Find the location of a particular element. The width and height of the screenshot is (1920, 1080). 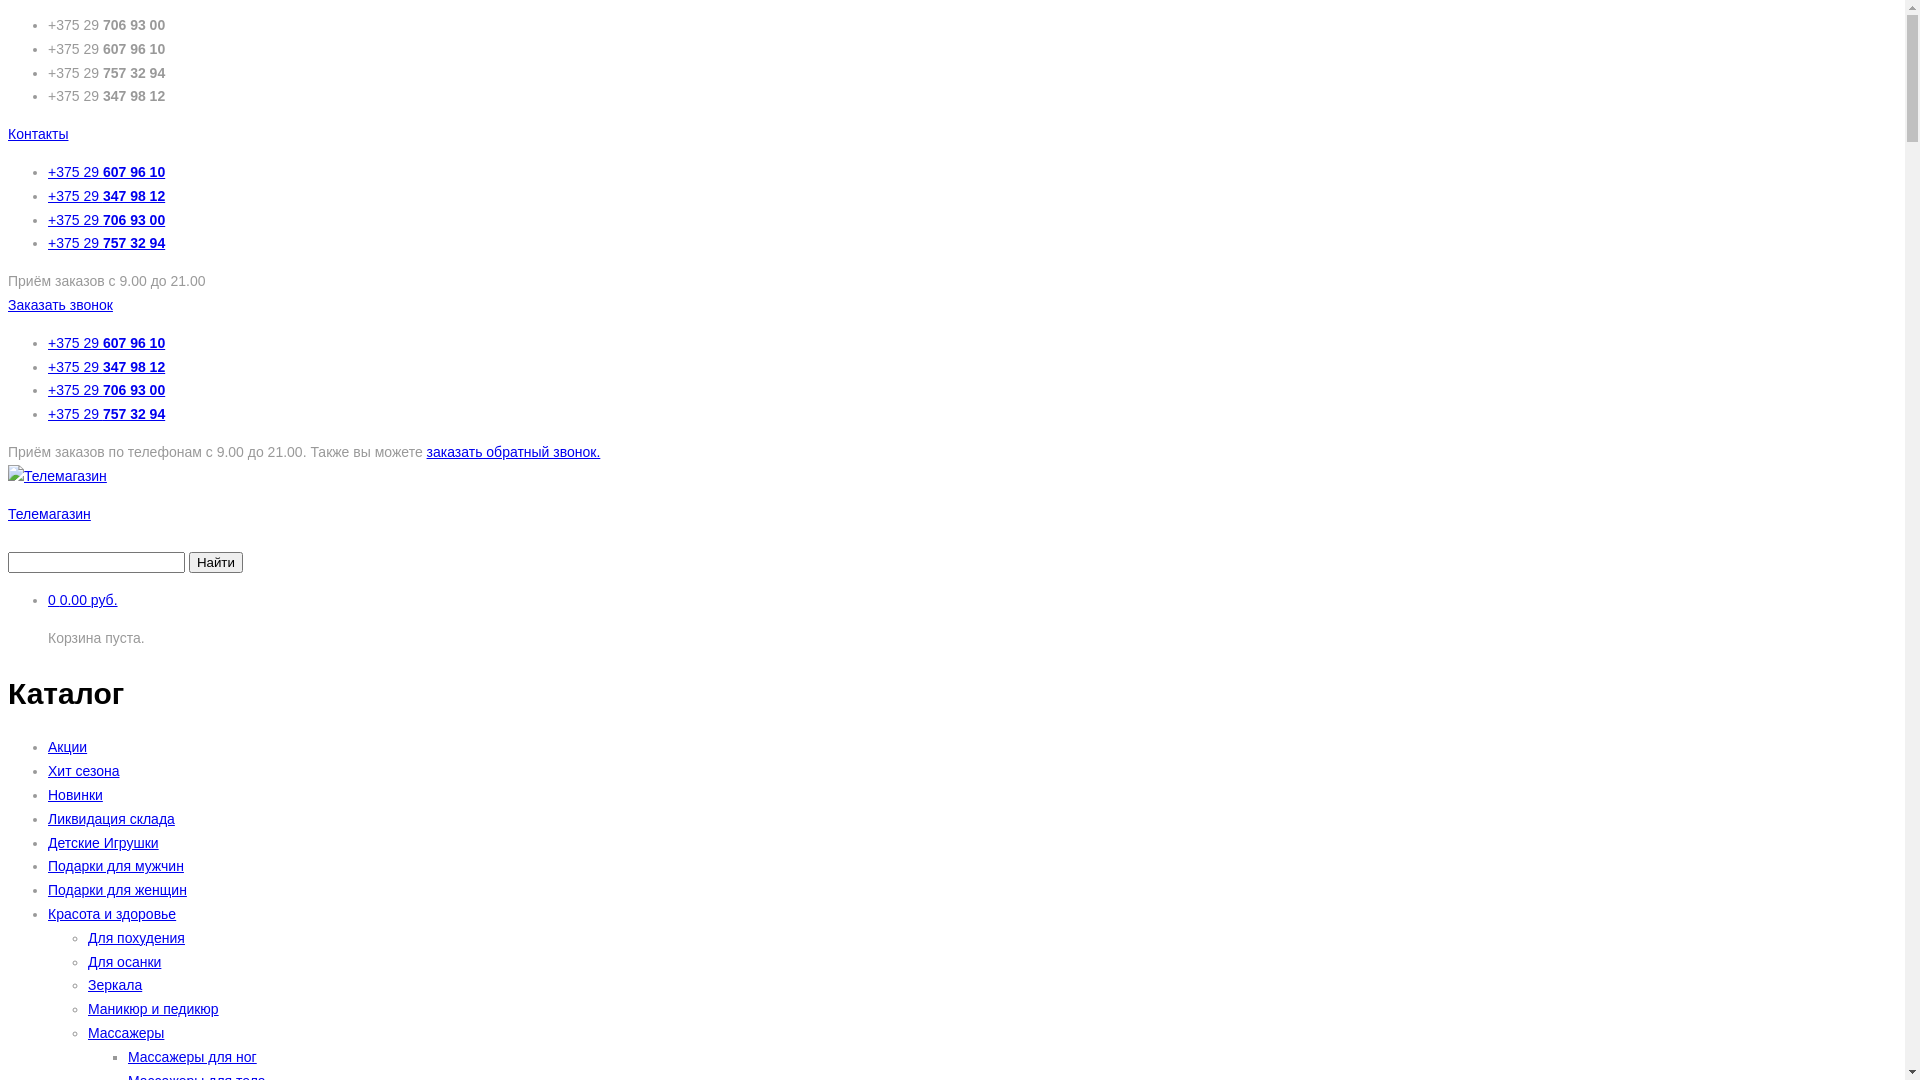

'+375 29 706 93 00' is located at coordinates (105, 389).